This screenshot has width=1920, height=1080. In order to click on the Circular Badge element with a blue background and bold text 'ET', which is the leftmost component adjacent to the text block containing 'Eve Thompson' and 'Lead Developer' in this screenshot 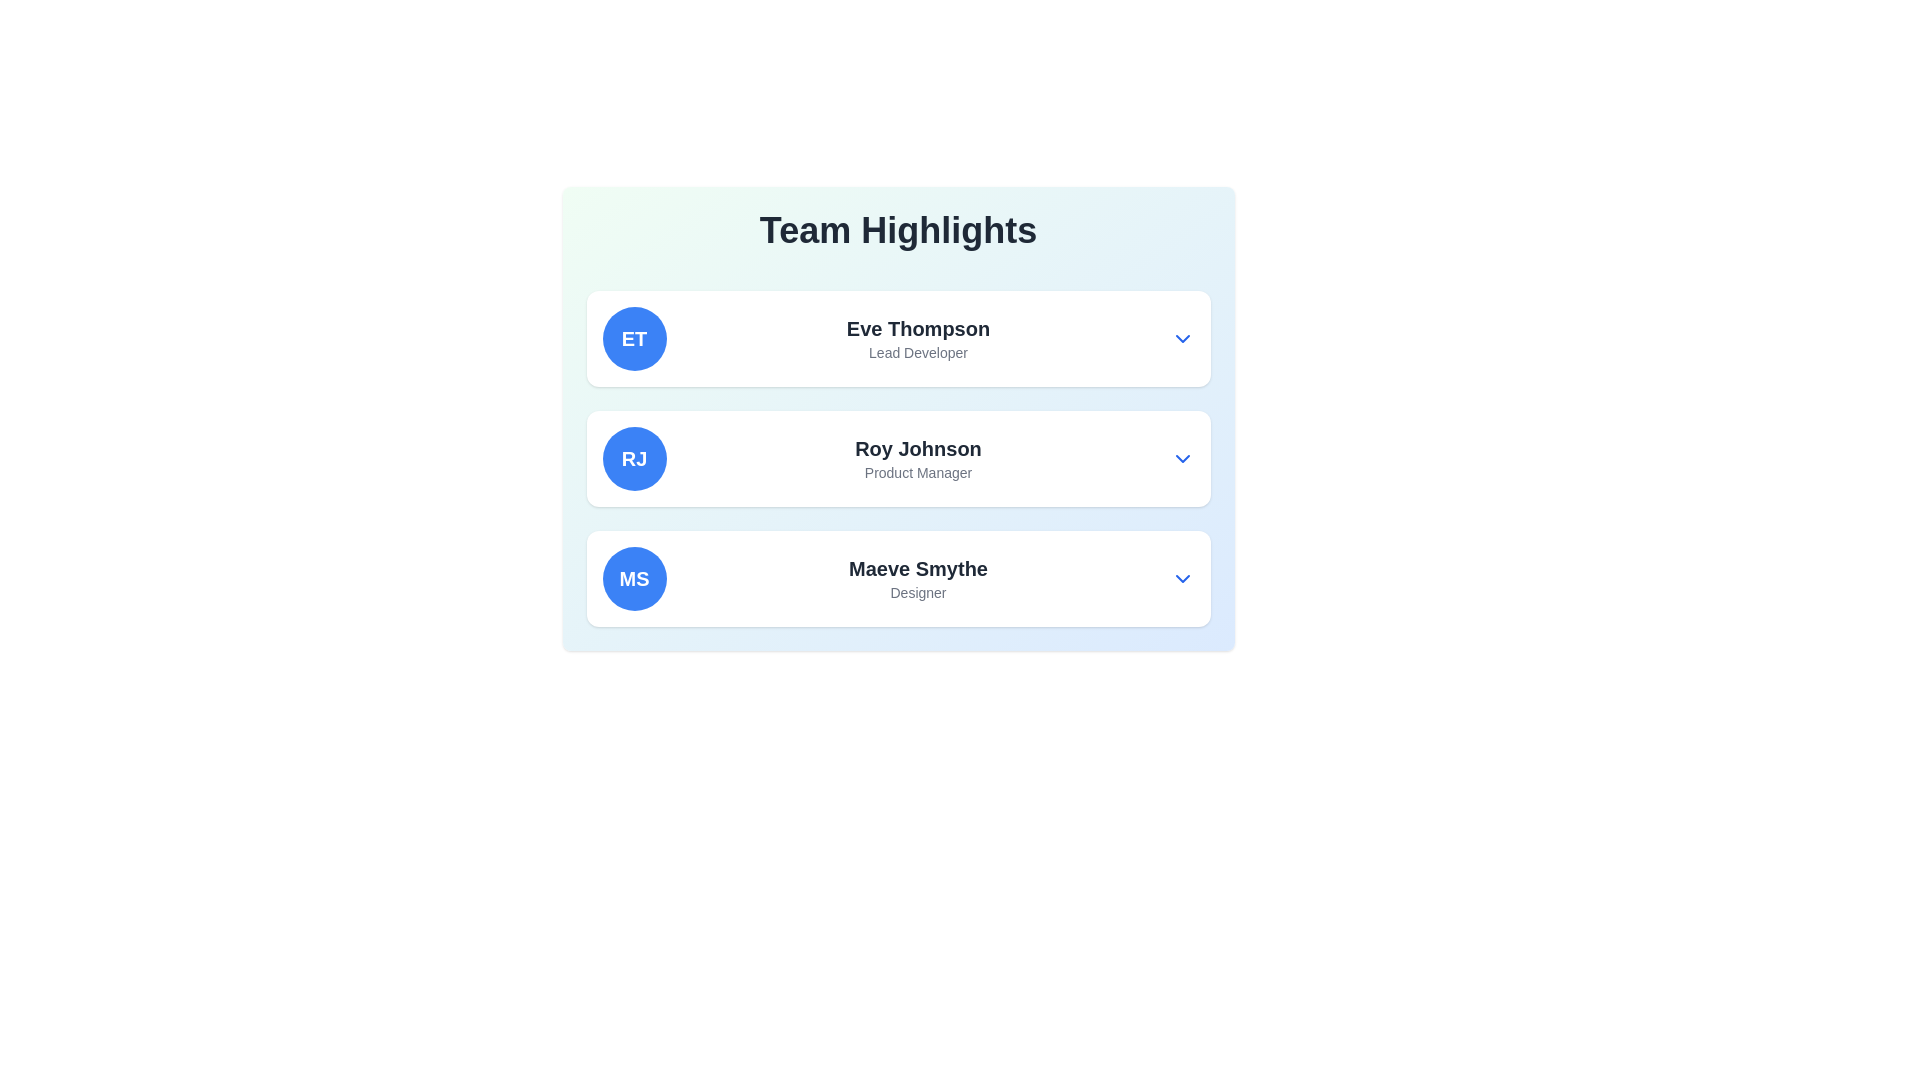, I will do `click(633, 338)`.